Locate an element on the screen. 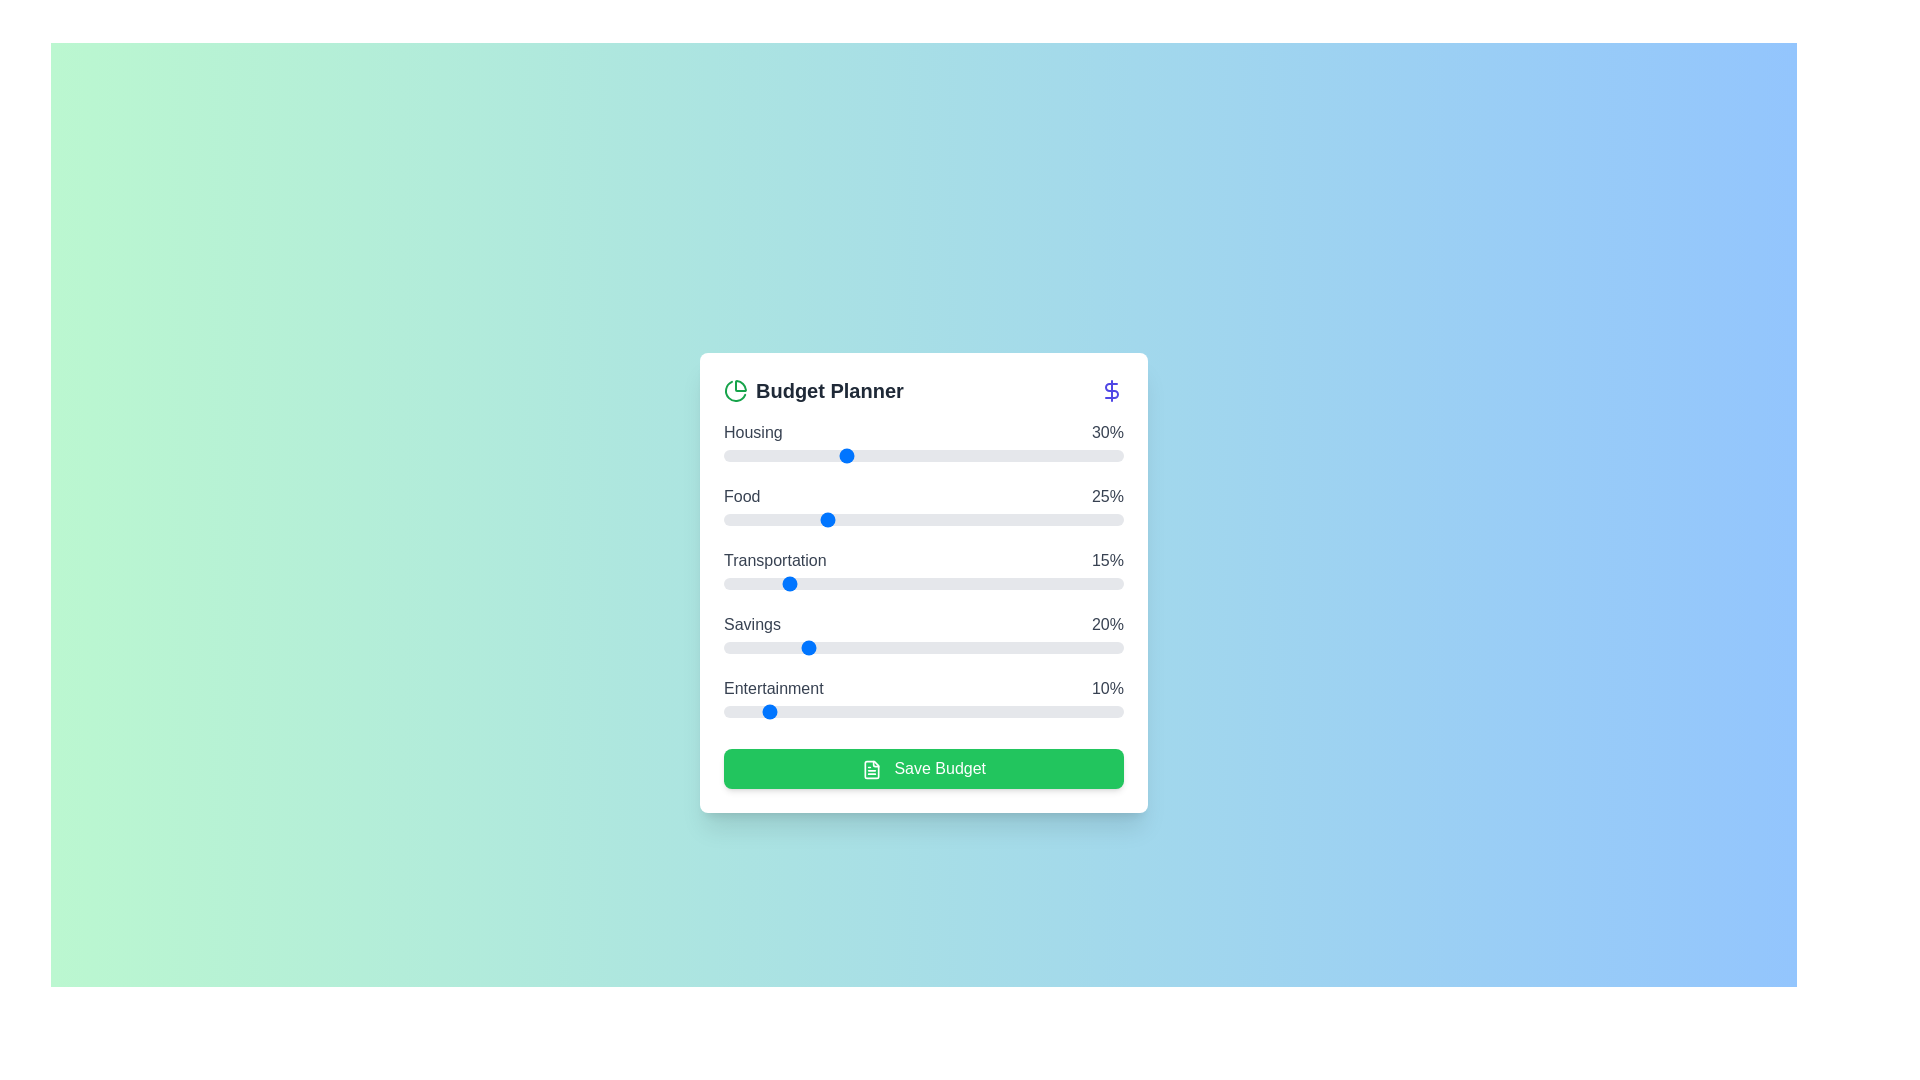  the 'Housing' slider to 96% allocation is located at coordinates (1107, 455).